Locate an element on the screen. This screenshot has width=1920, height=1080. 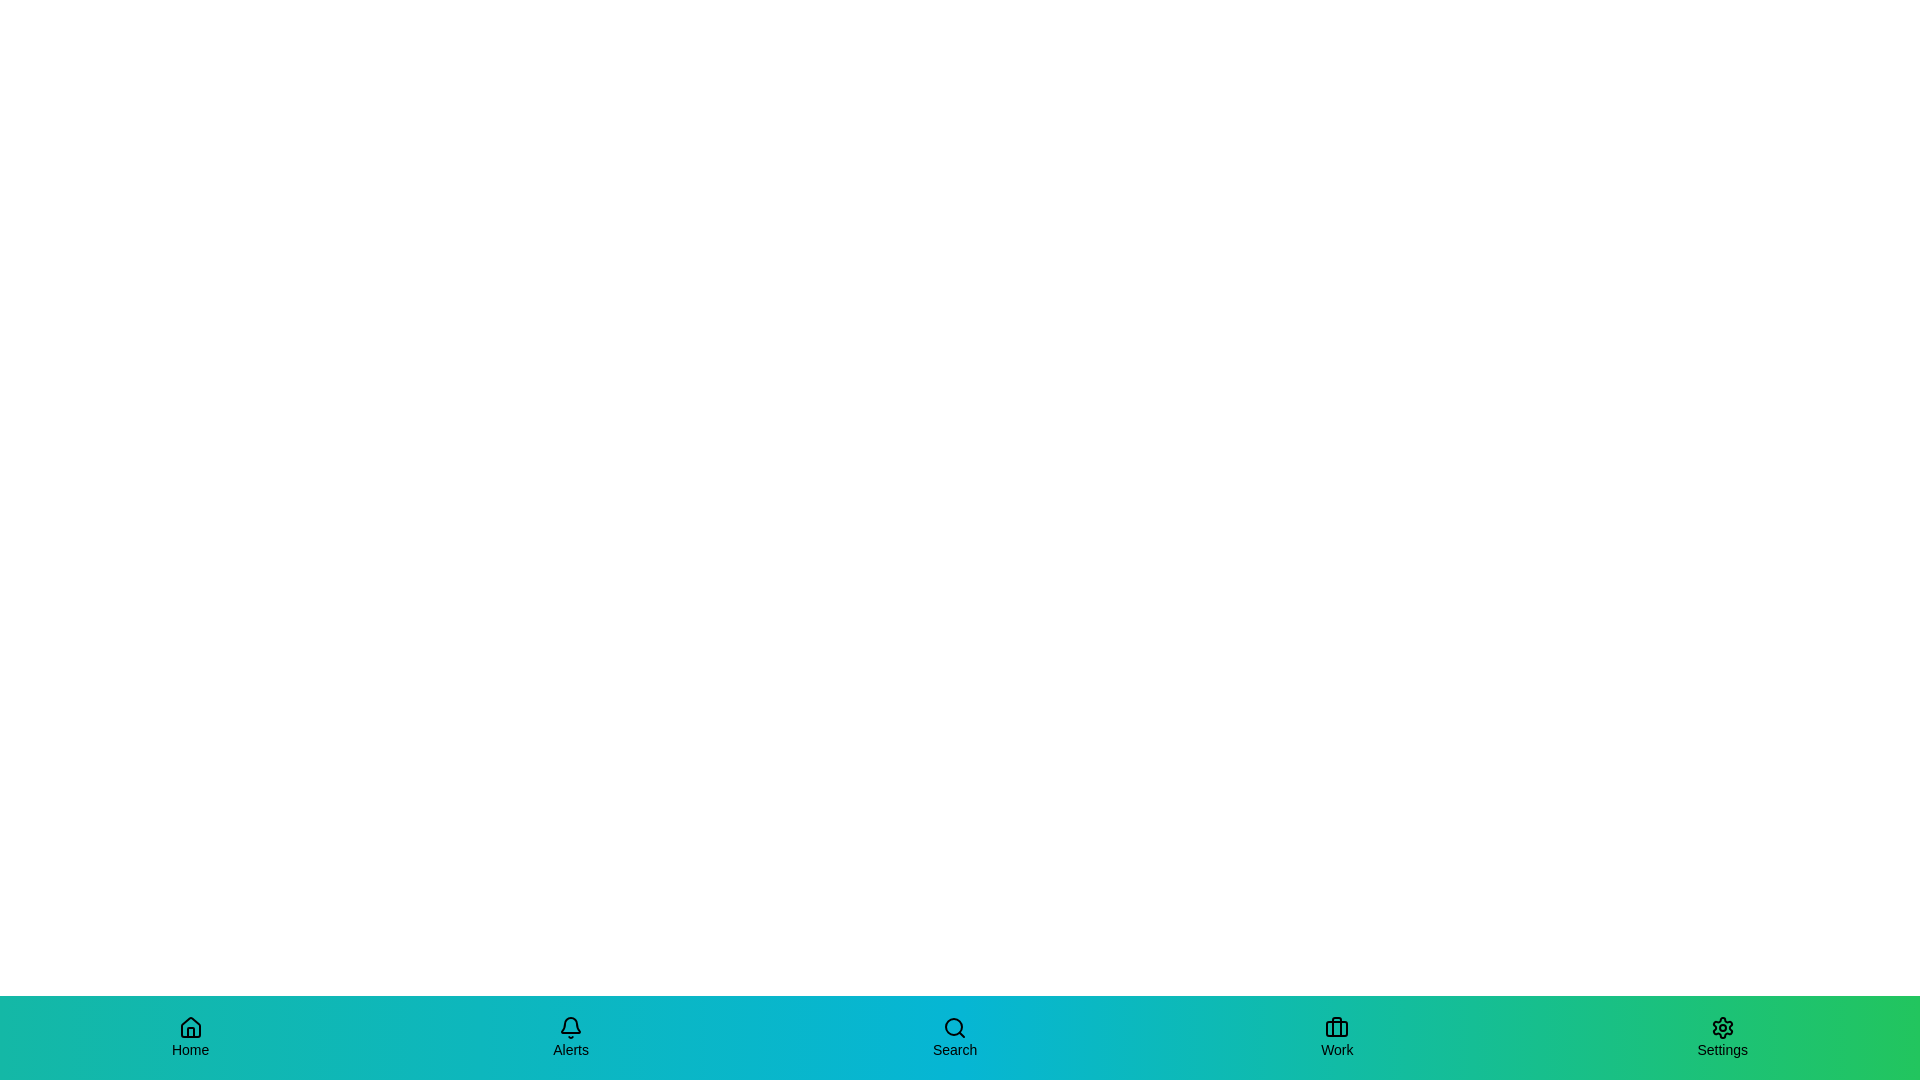
the Search tab to observe the scale effect is located at coordinates (954, 1036).